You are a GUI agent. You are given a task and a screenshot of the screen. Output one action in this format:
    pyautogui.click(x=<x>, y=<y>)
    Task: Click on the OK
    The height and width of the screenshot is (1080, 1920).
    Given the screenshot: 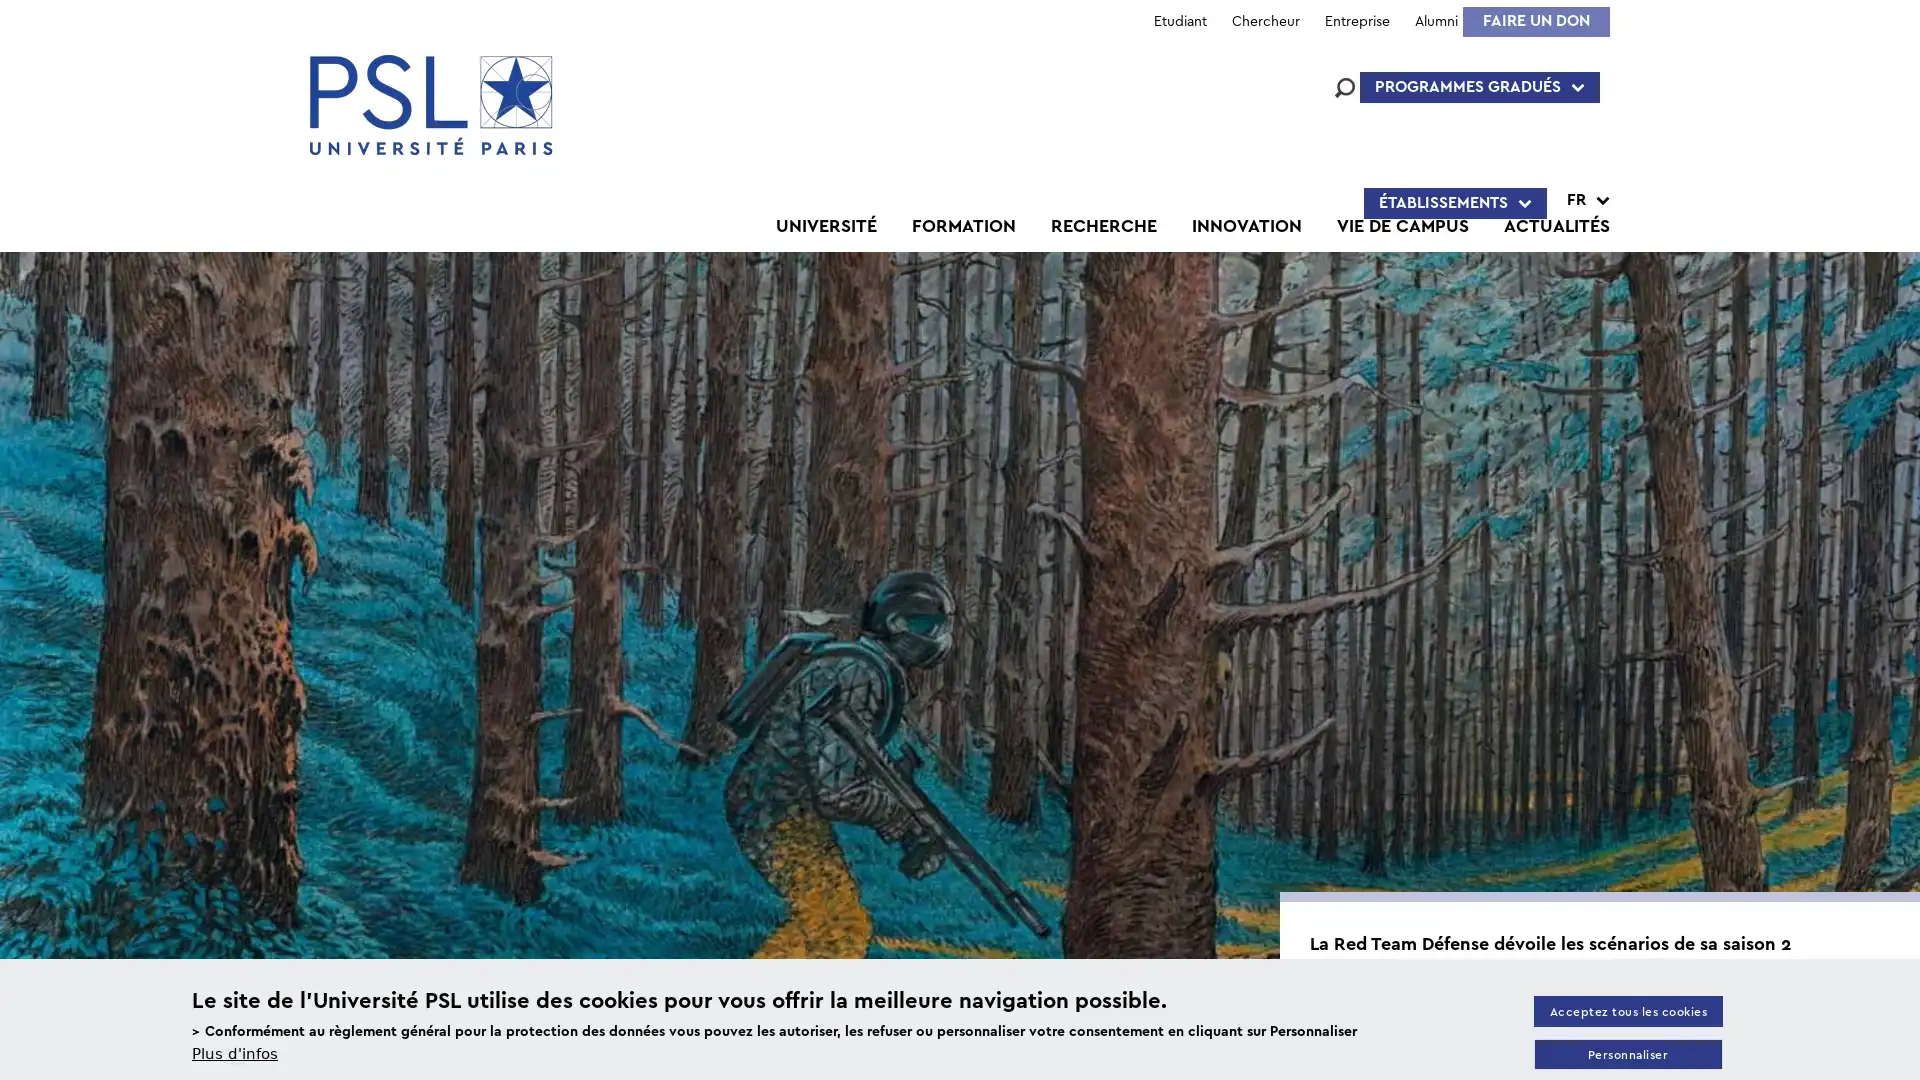 What is the action you would take?
    pyautogui.click(x=1417, y=744)
    